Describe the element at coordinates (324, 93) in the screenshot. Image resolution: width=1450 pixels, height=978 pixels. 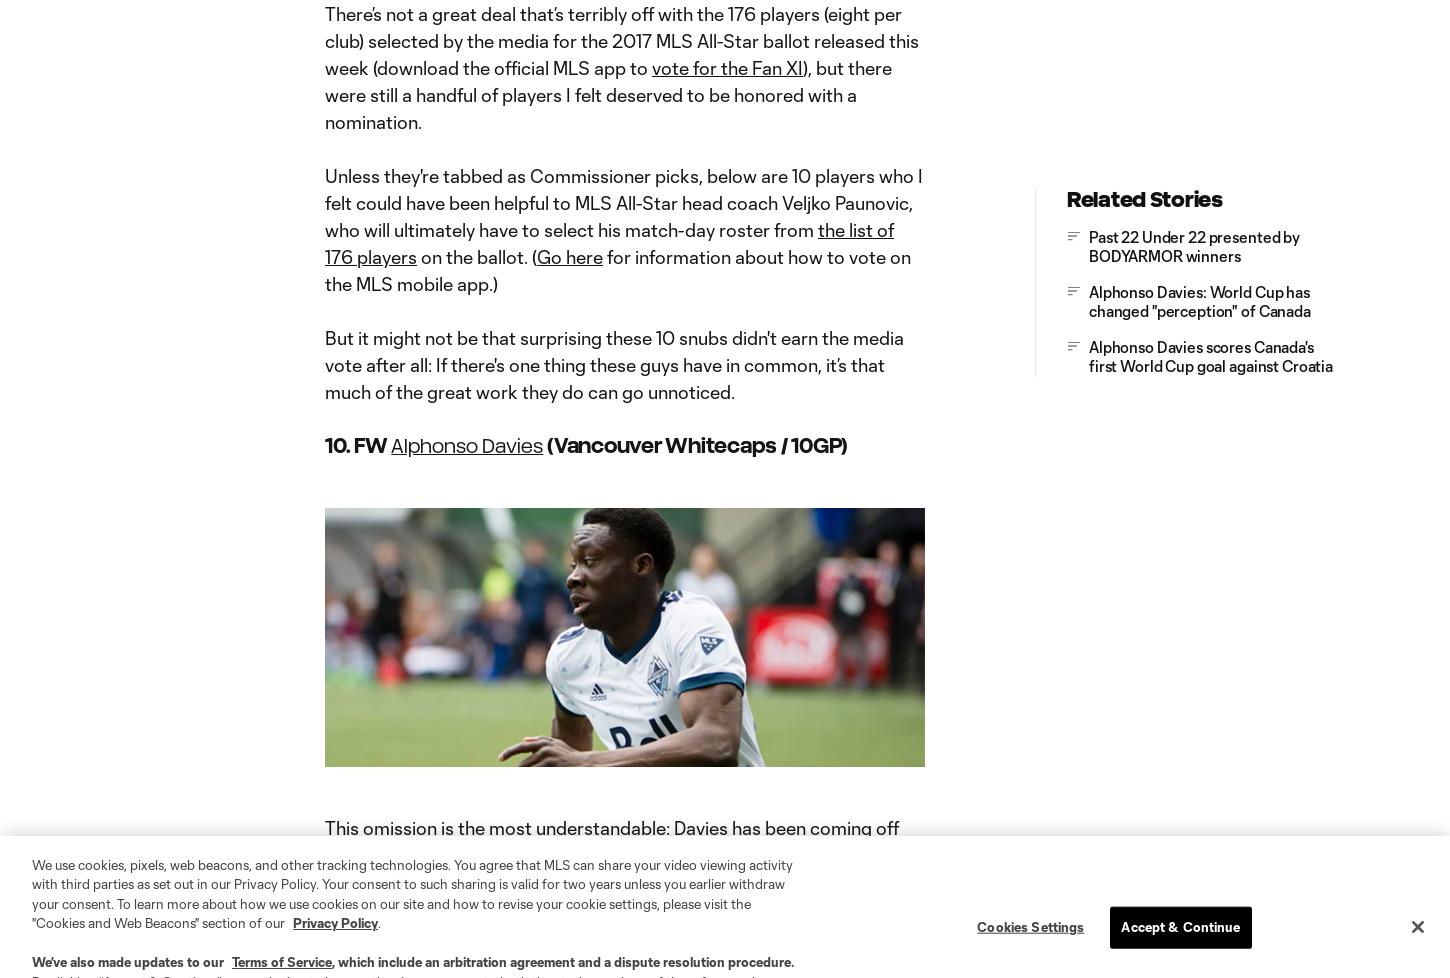
I see `'), but there were still a handful of players I felt deserved to be honored with a nomination.'` at that location.